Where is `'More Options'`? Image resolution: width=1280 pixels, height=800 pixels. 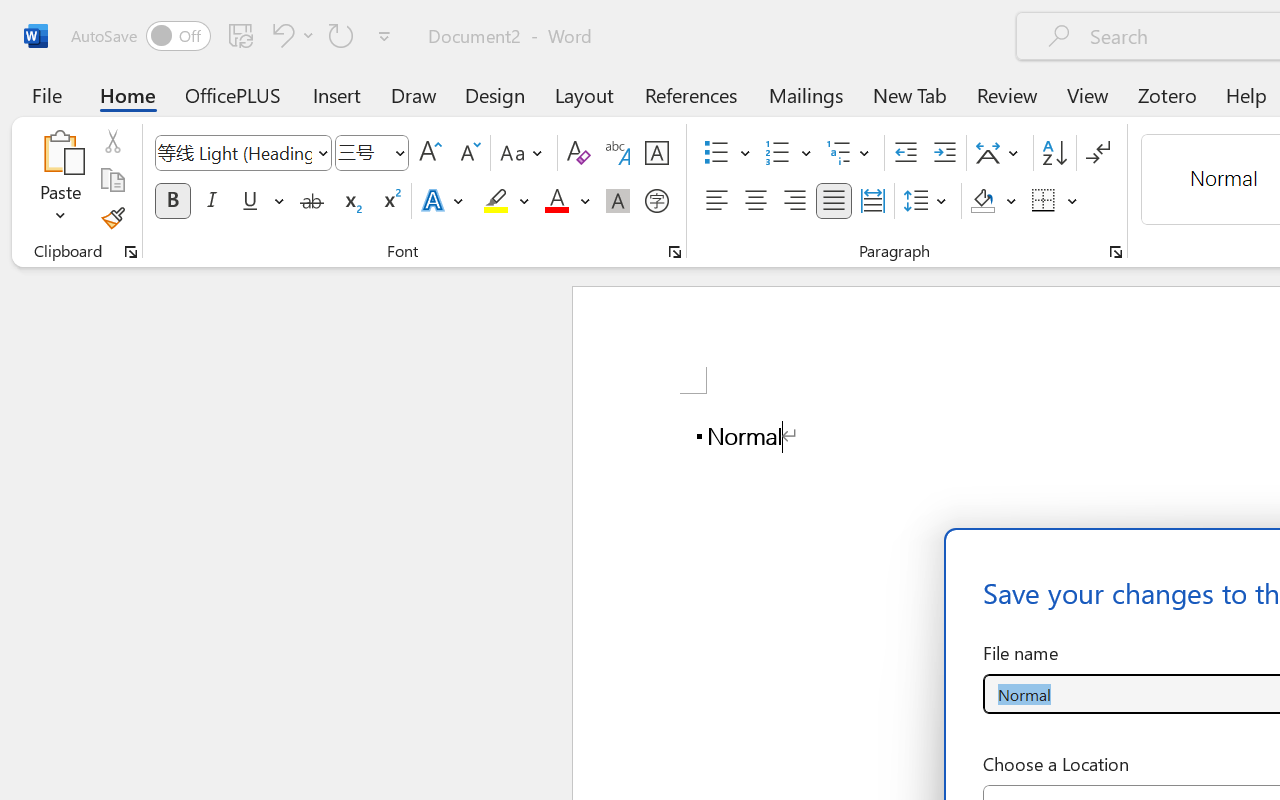
'More Options' is located at coordinates (1072, 201).